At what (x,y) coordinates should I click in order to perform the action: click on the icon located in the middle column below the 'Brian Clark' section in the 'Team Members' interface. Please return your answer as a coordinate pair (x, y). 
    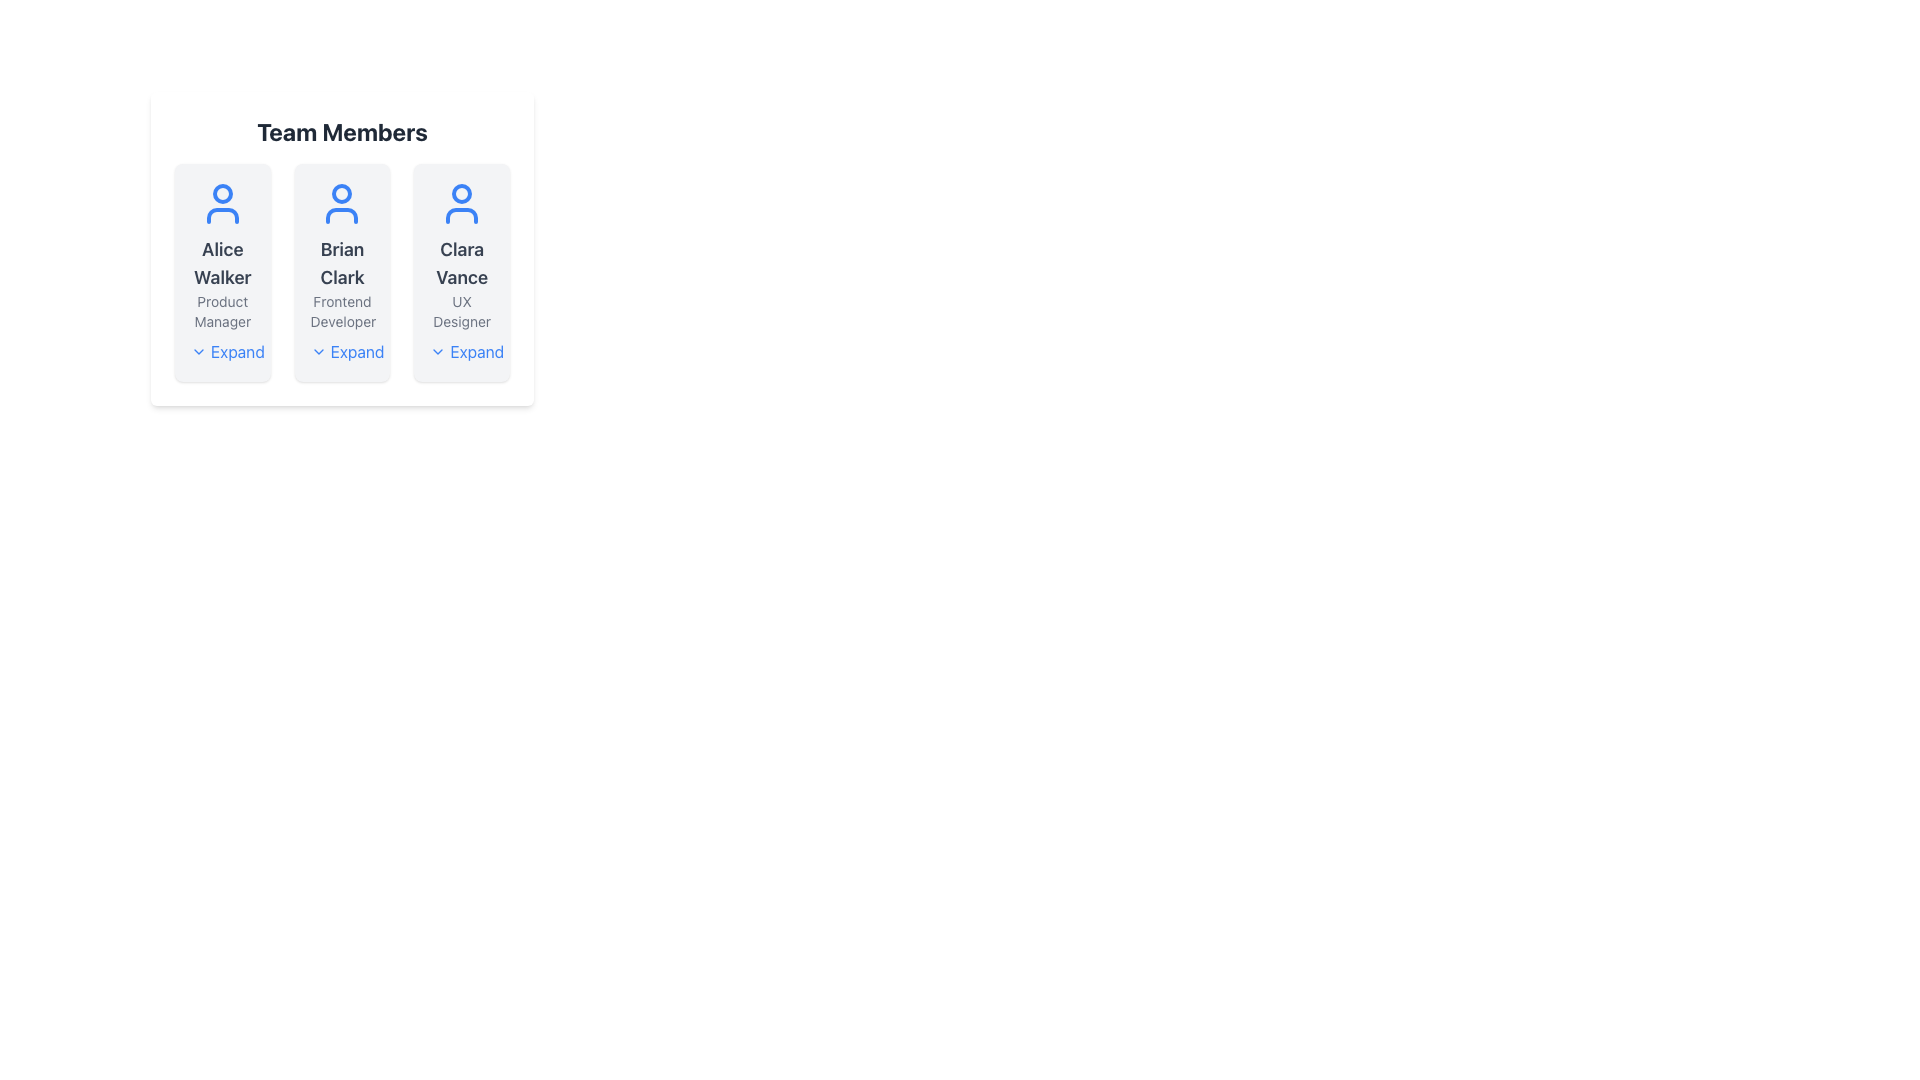
    Looking at the image, I should click on (317, 350).